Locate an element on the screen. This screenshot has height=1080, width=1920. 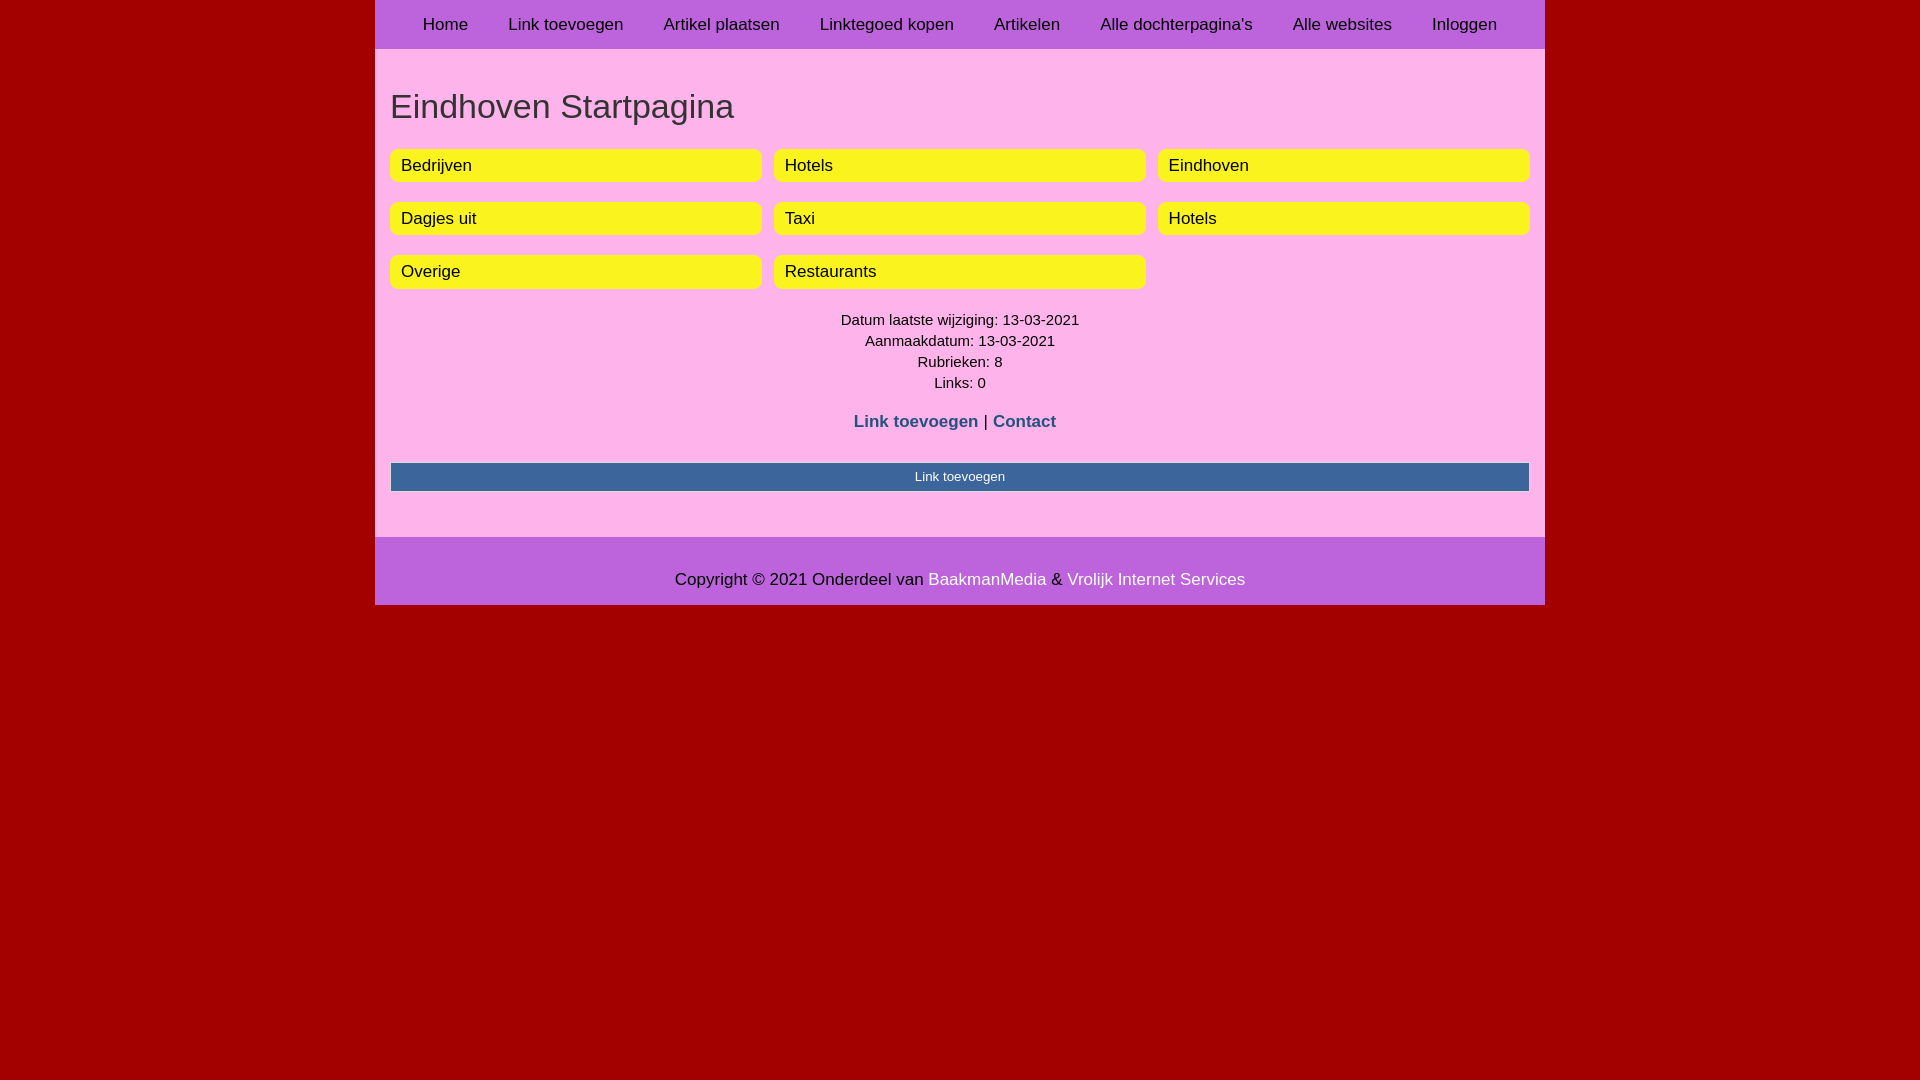
'Vrolijk Internet Services' is located at coordinates (1156, 579).